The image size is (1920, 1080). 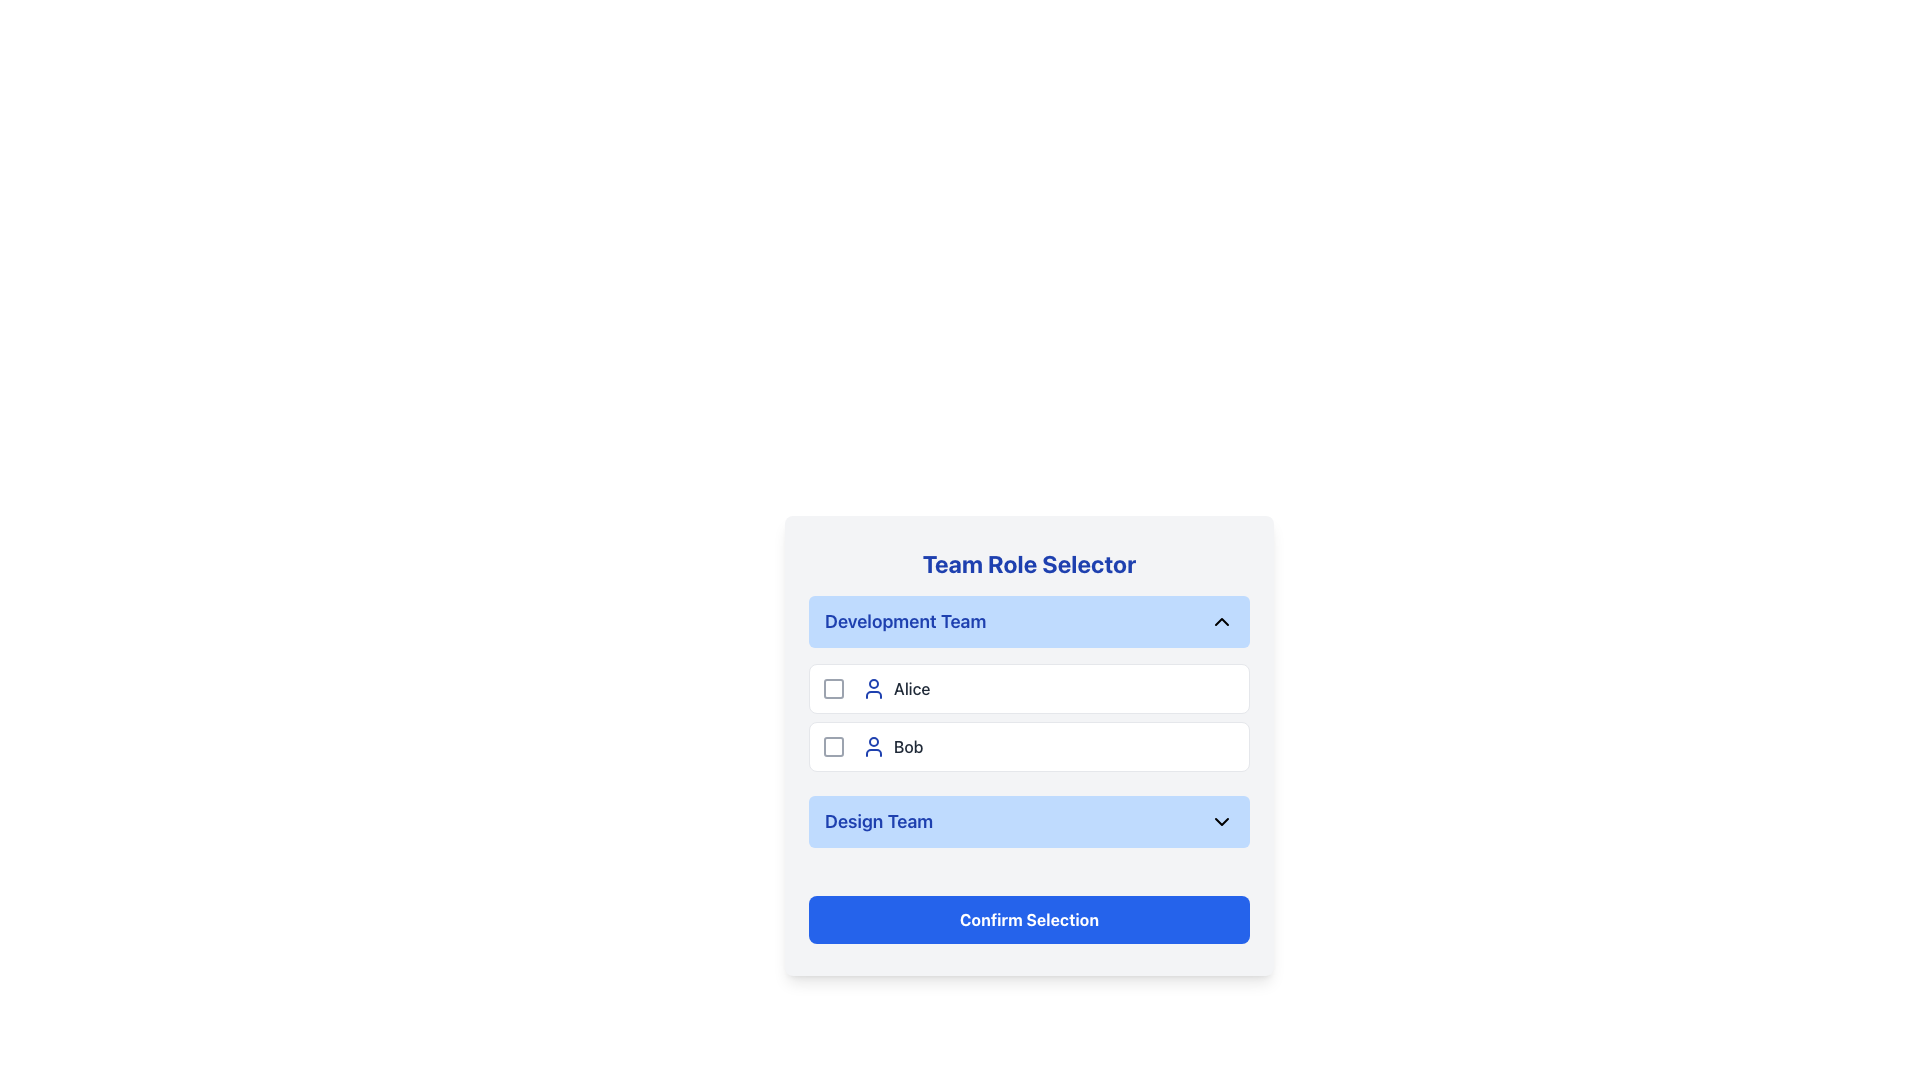 What do you see at coordinates (873, 747) in the screenshot?
I see `the icon labeled 'Bob' which is the second icon in the 'Development Team' section` at bounding box center [873, 747].